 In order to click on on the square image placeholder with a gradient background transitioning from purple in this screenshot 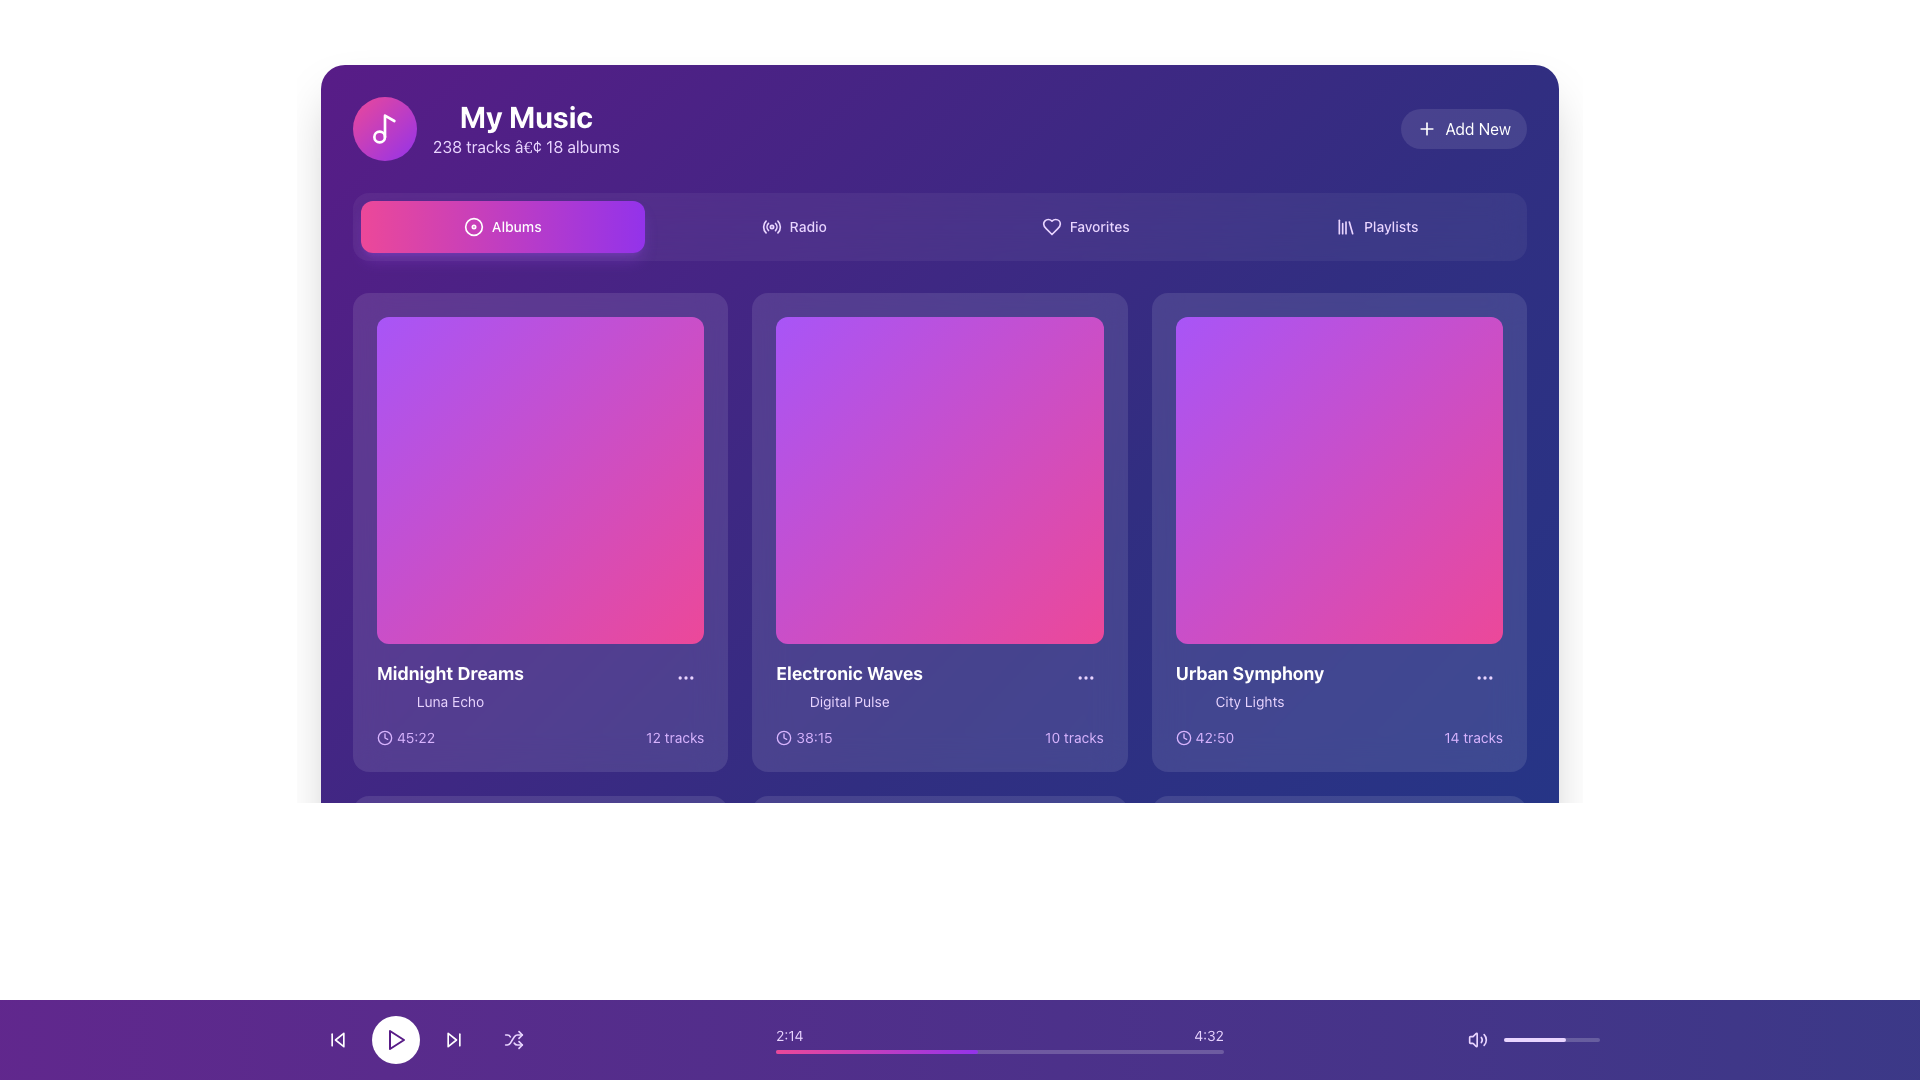, I will do `click(540, 480)`.